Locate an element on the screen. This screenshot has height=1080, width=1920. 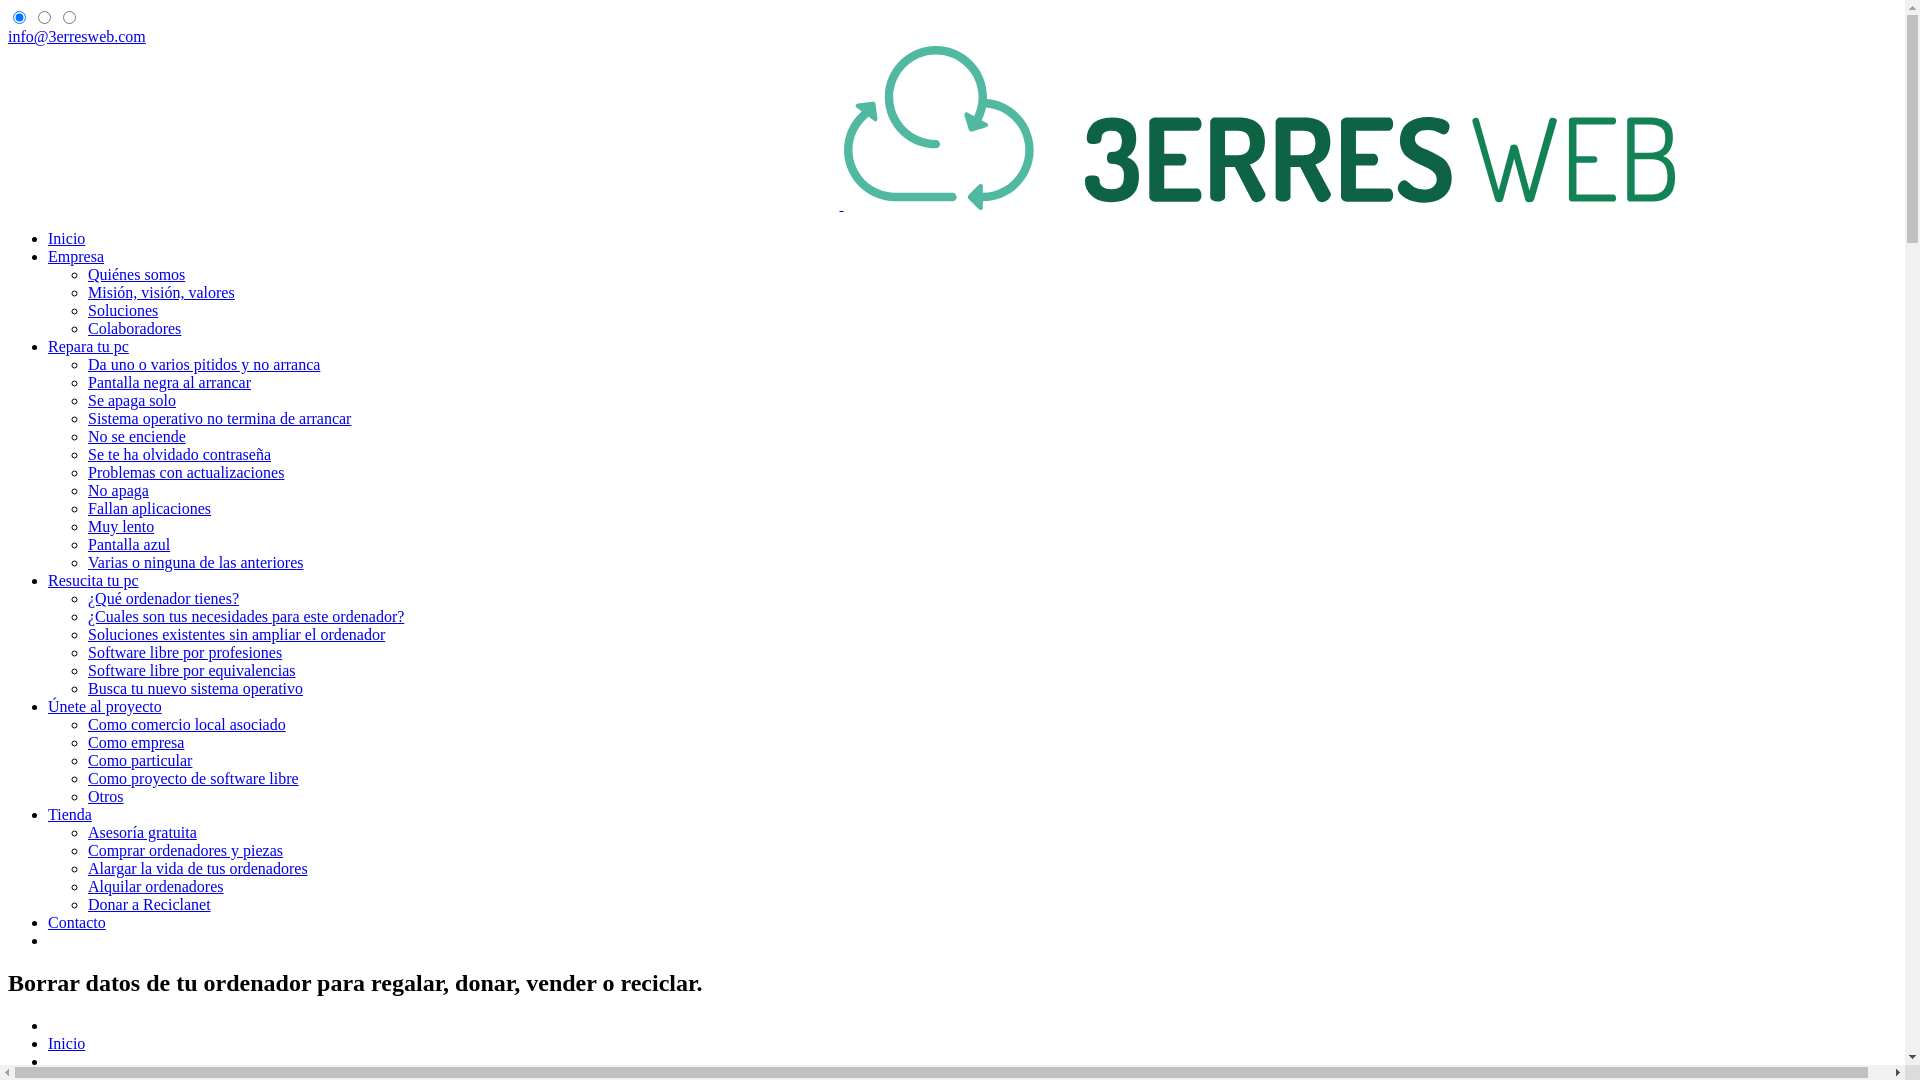
'Contacto' is located at coordinates (76, 922).